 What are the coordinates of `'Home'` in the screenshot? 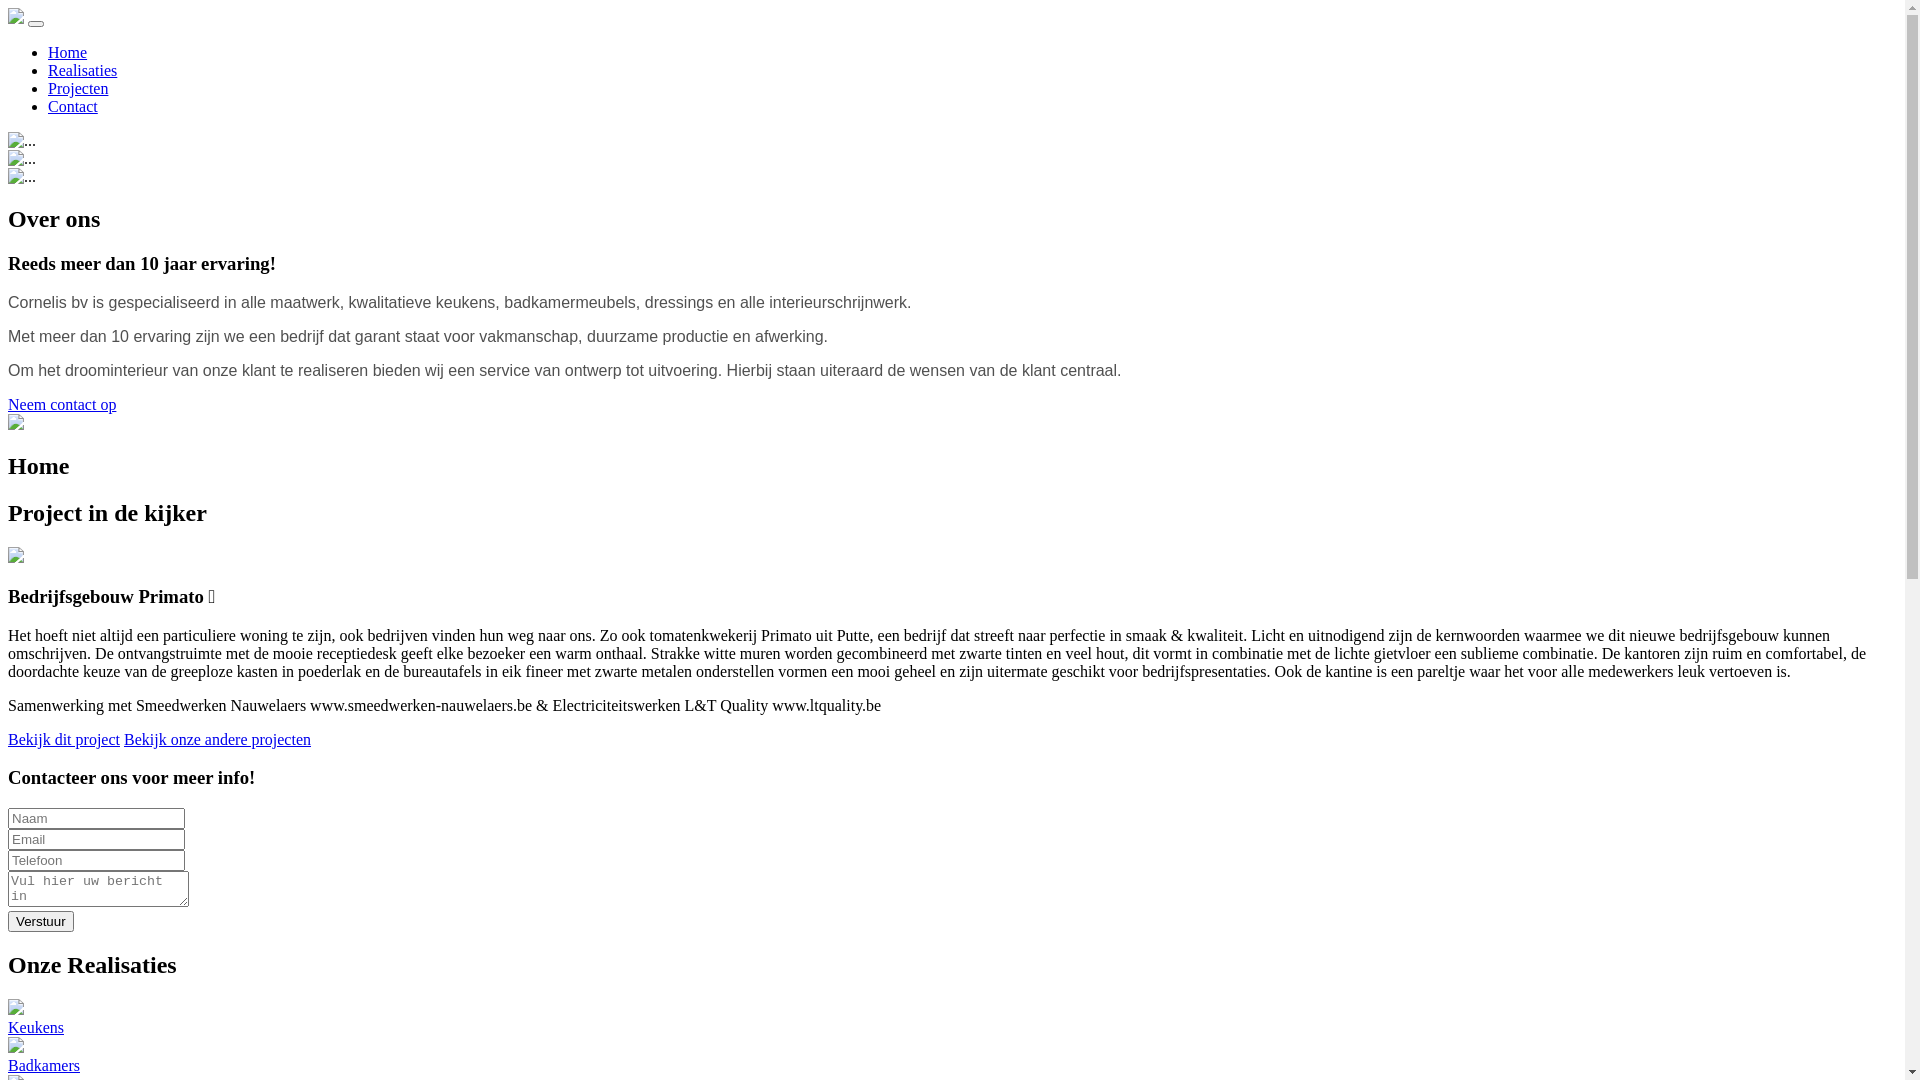 It's located at (67, 51).